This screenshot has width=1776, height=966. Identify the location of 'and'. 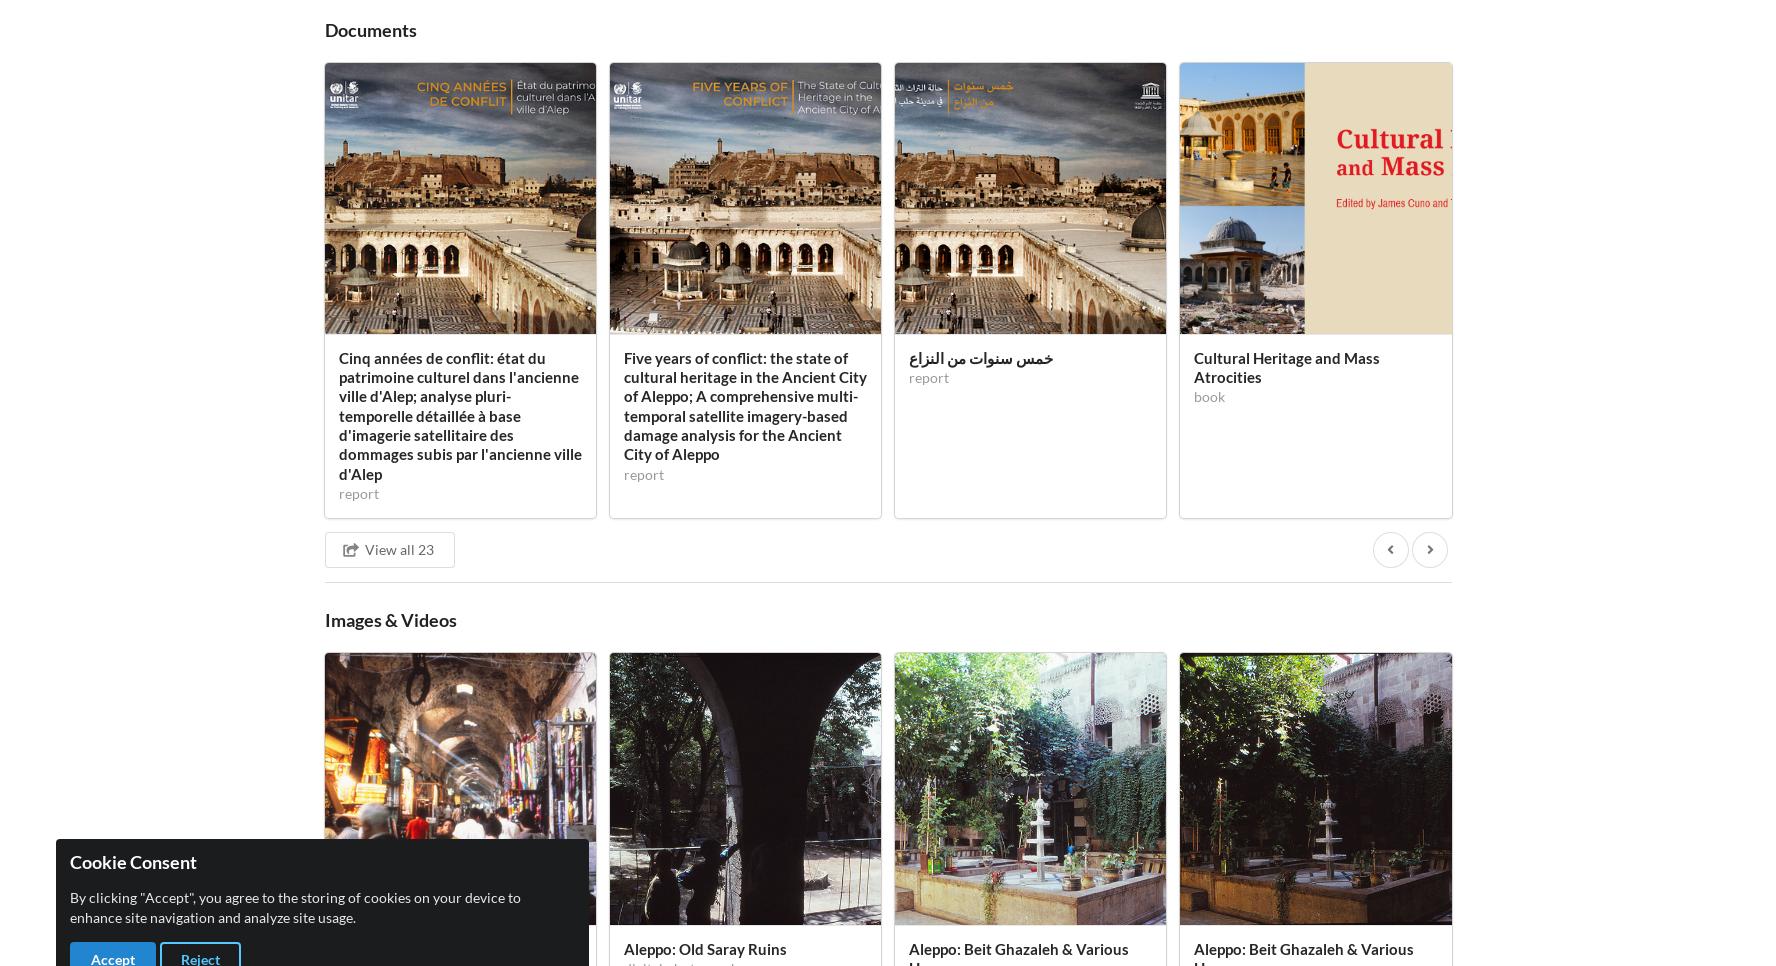
(728, 134).